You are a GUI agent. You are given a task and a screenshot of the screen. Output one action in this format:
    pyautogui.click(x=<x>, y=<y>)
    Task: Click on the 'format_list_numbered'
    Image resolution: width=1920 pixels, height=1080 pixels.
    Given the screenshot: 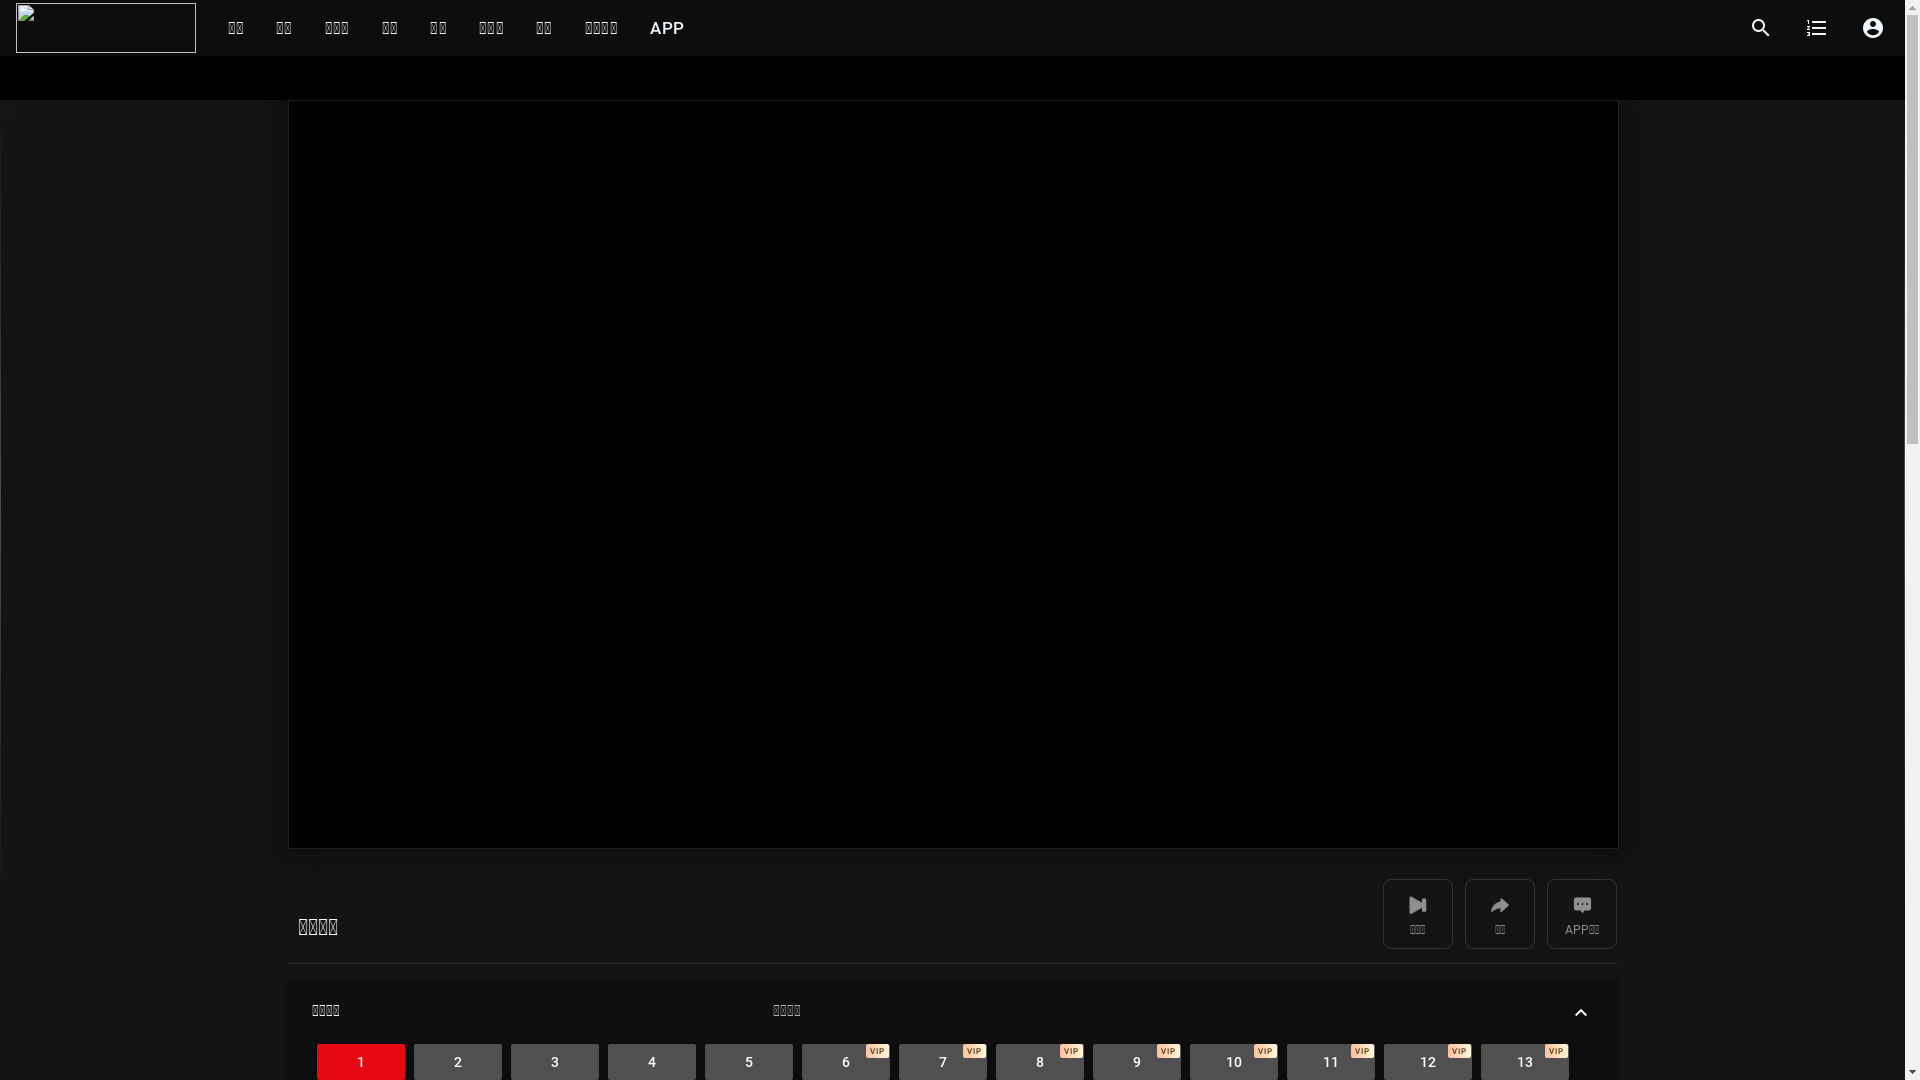 What is the action you would take?
    pyautogui.click(x=1817, y=27)
    